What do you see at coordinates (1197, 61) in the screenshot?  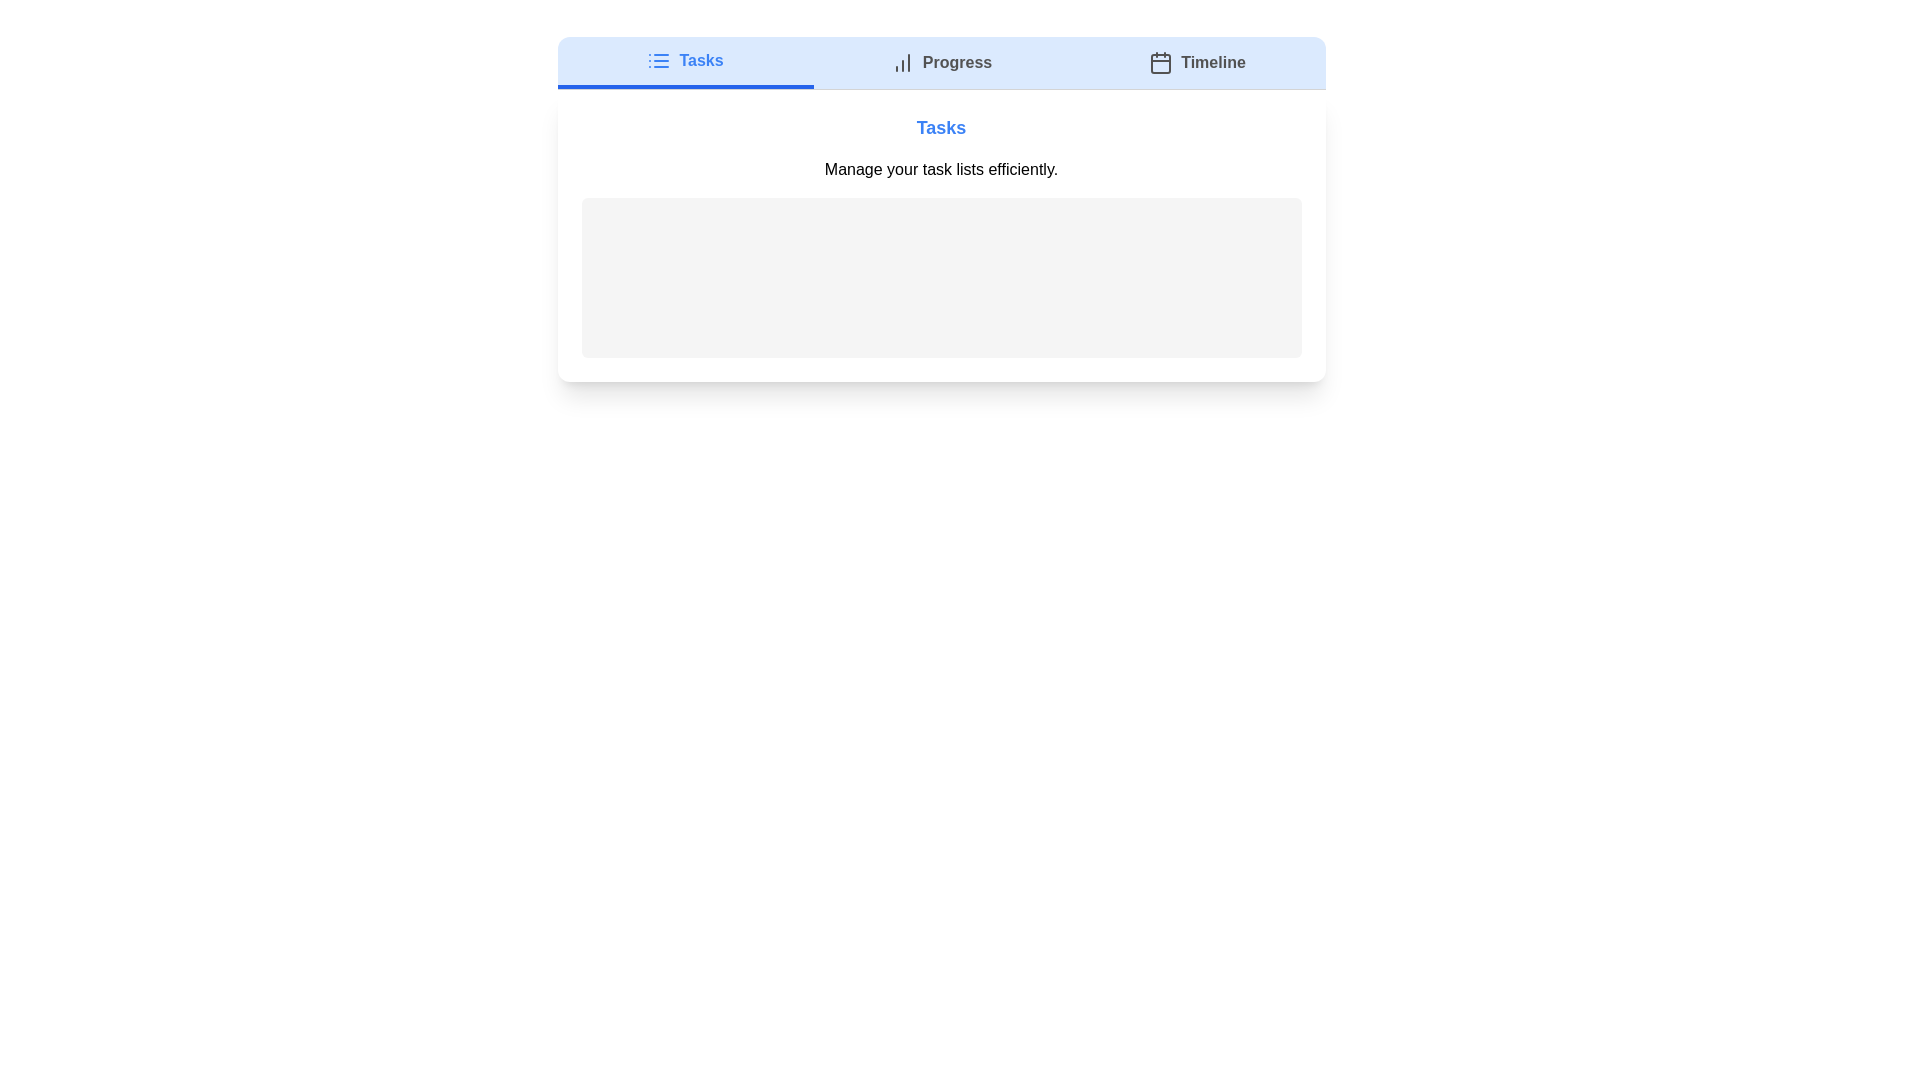 I see `the 'Timeline' tab, which is the last tab in the header navigation, styled with gray text and a calendar icon` at bounding box center [1197, 61].